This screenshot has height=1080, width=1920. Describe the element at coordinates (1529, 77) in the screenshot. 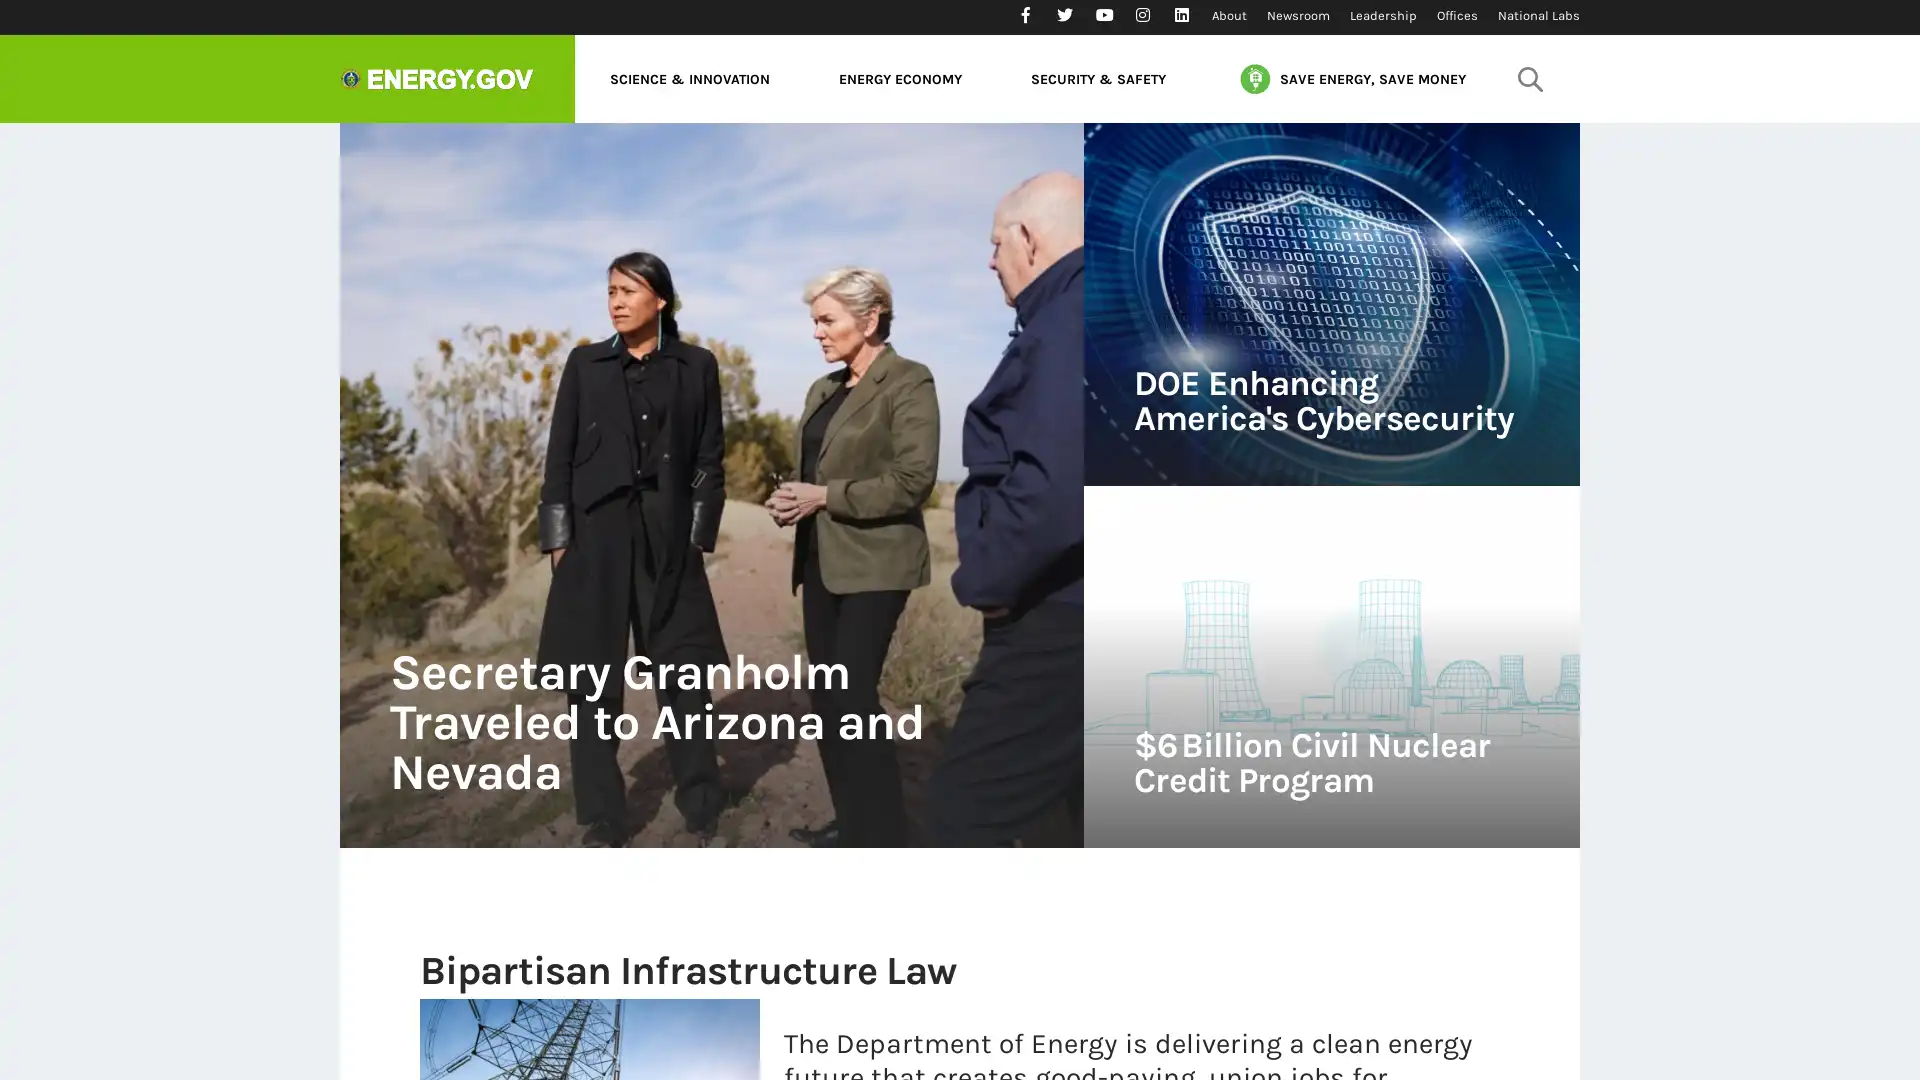

I see `submit` at that location.